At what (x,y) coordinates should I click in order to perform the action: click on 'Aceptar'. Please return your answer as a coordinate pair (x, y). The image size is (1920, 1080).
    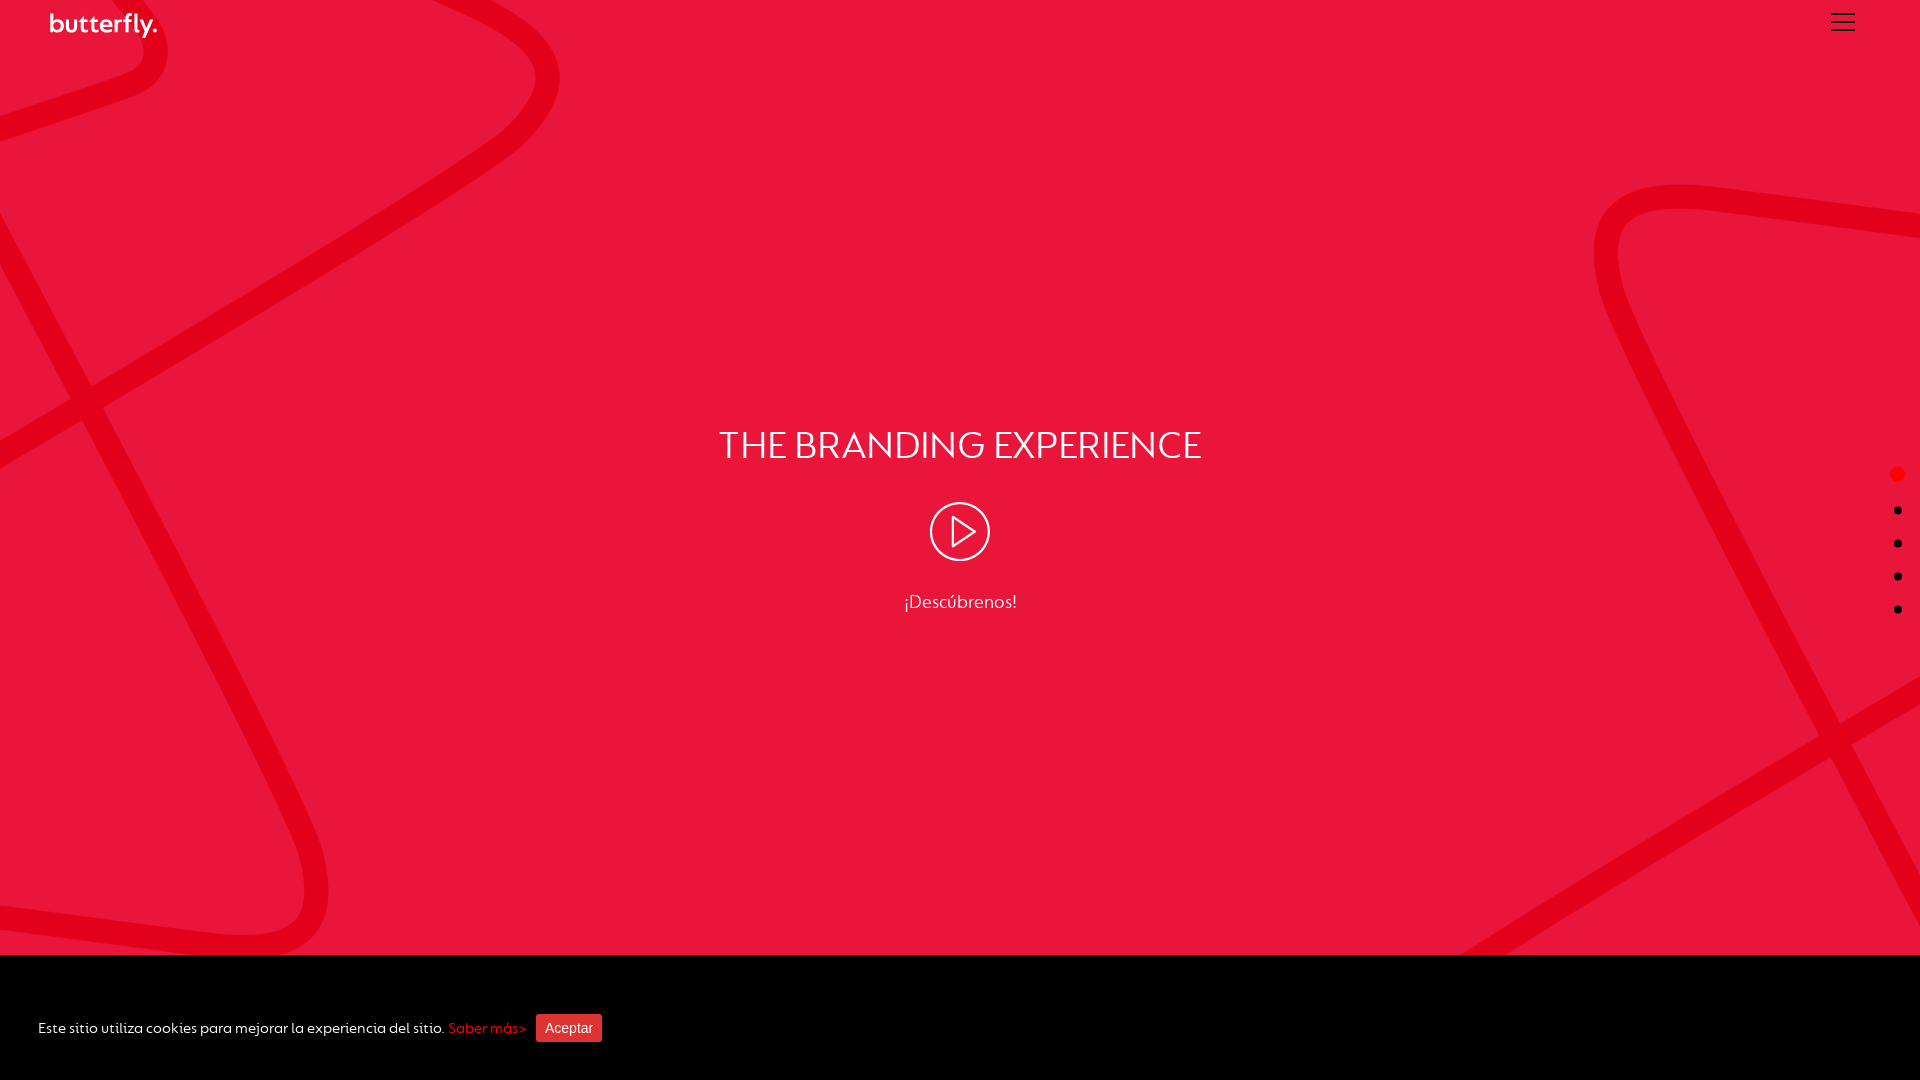
    Looking at the image, I should click on (536, 1028).